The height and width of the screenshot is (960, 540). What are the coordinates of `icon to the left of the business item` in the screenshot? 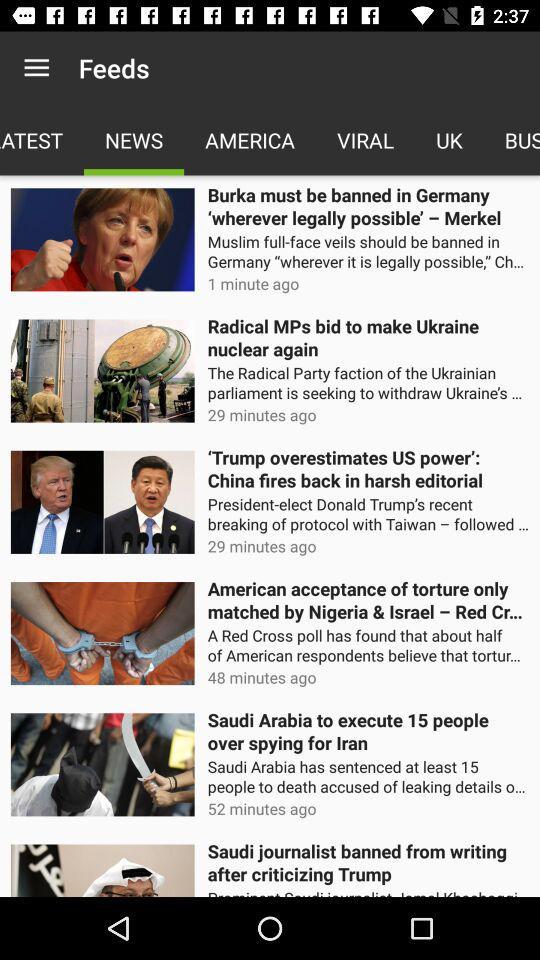 It's located at (449, 139).